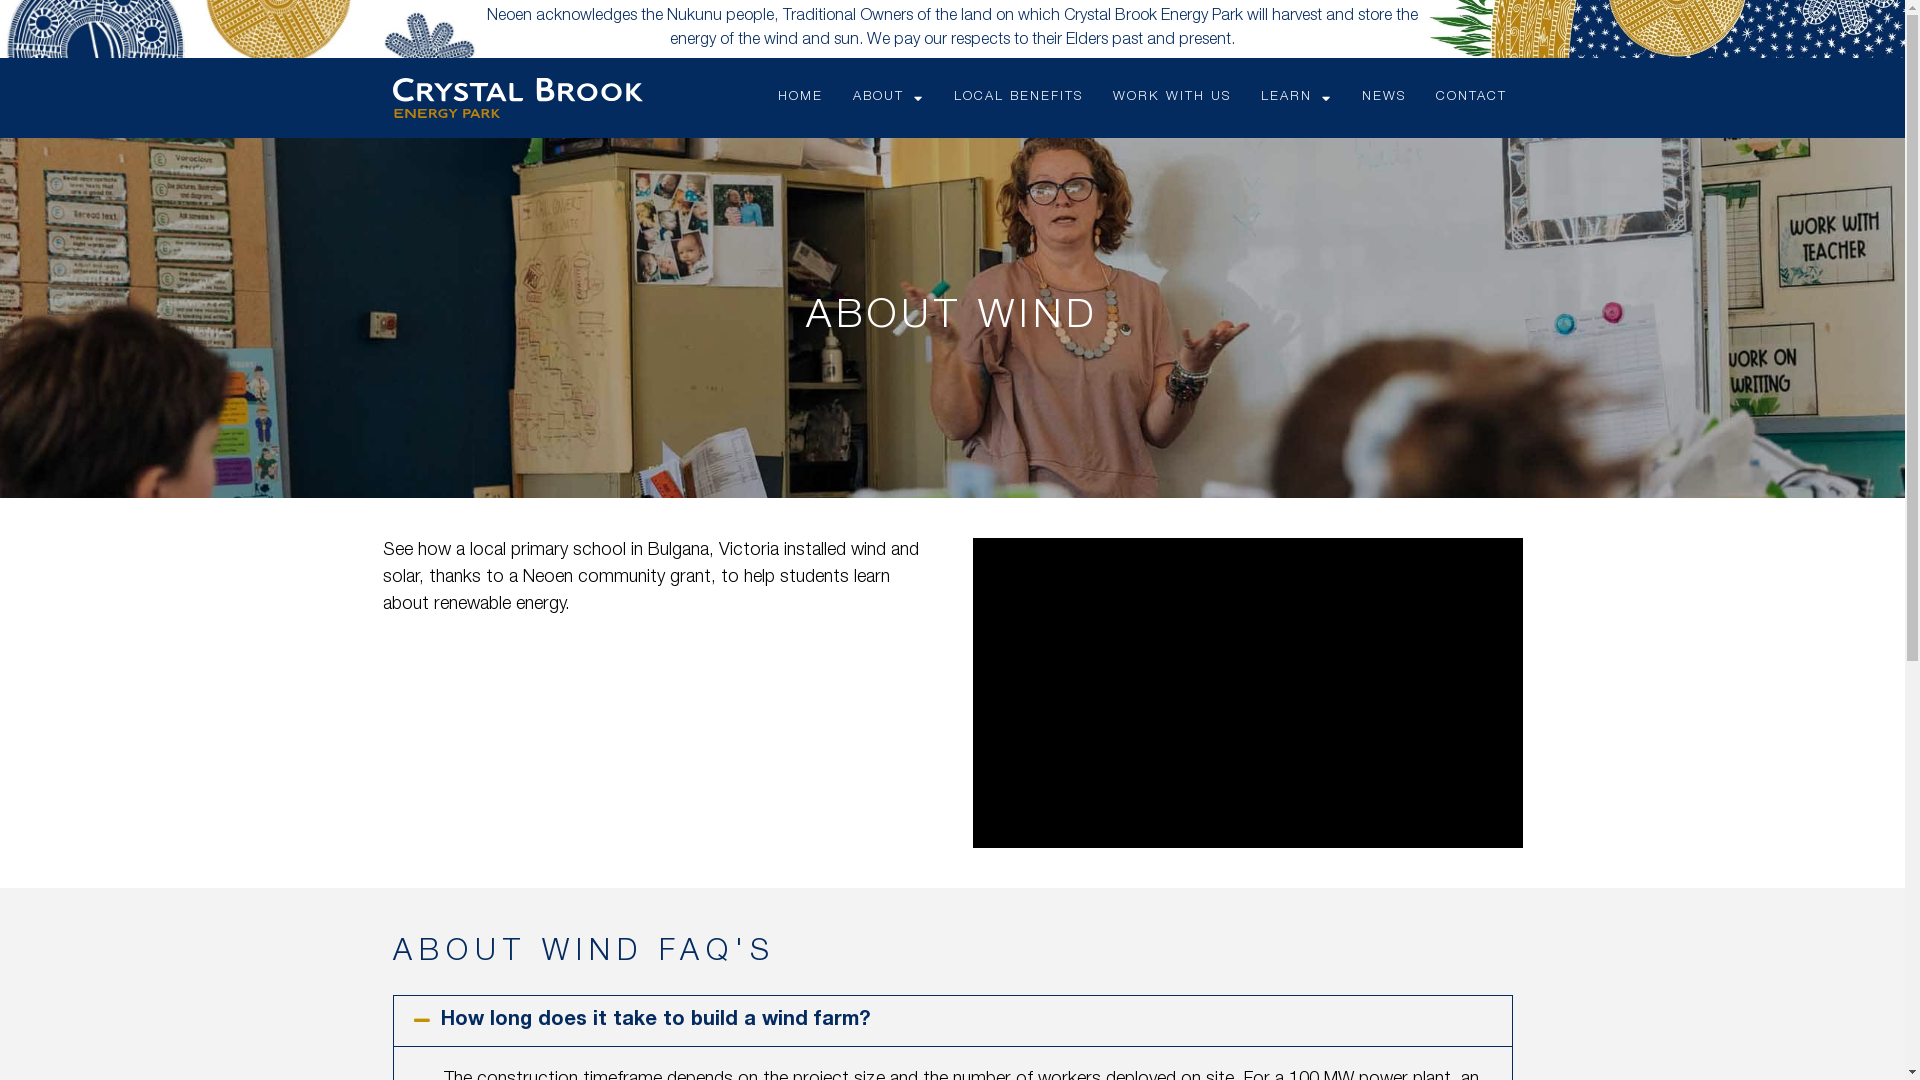 The width and height of the screenshot is (1920, 1080). I want to click on 'LOCAL BENEFITS', so click(1018, 97).